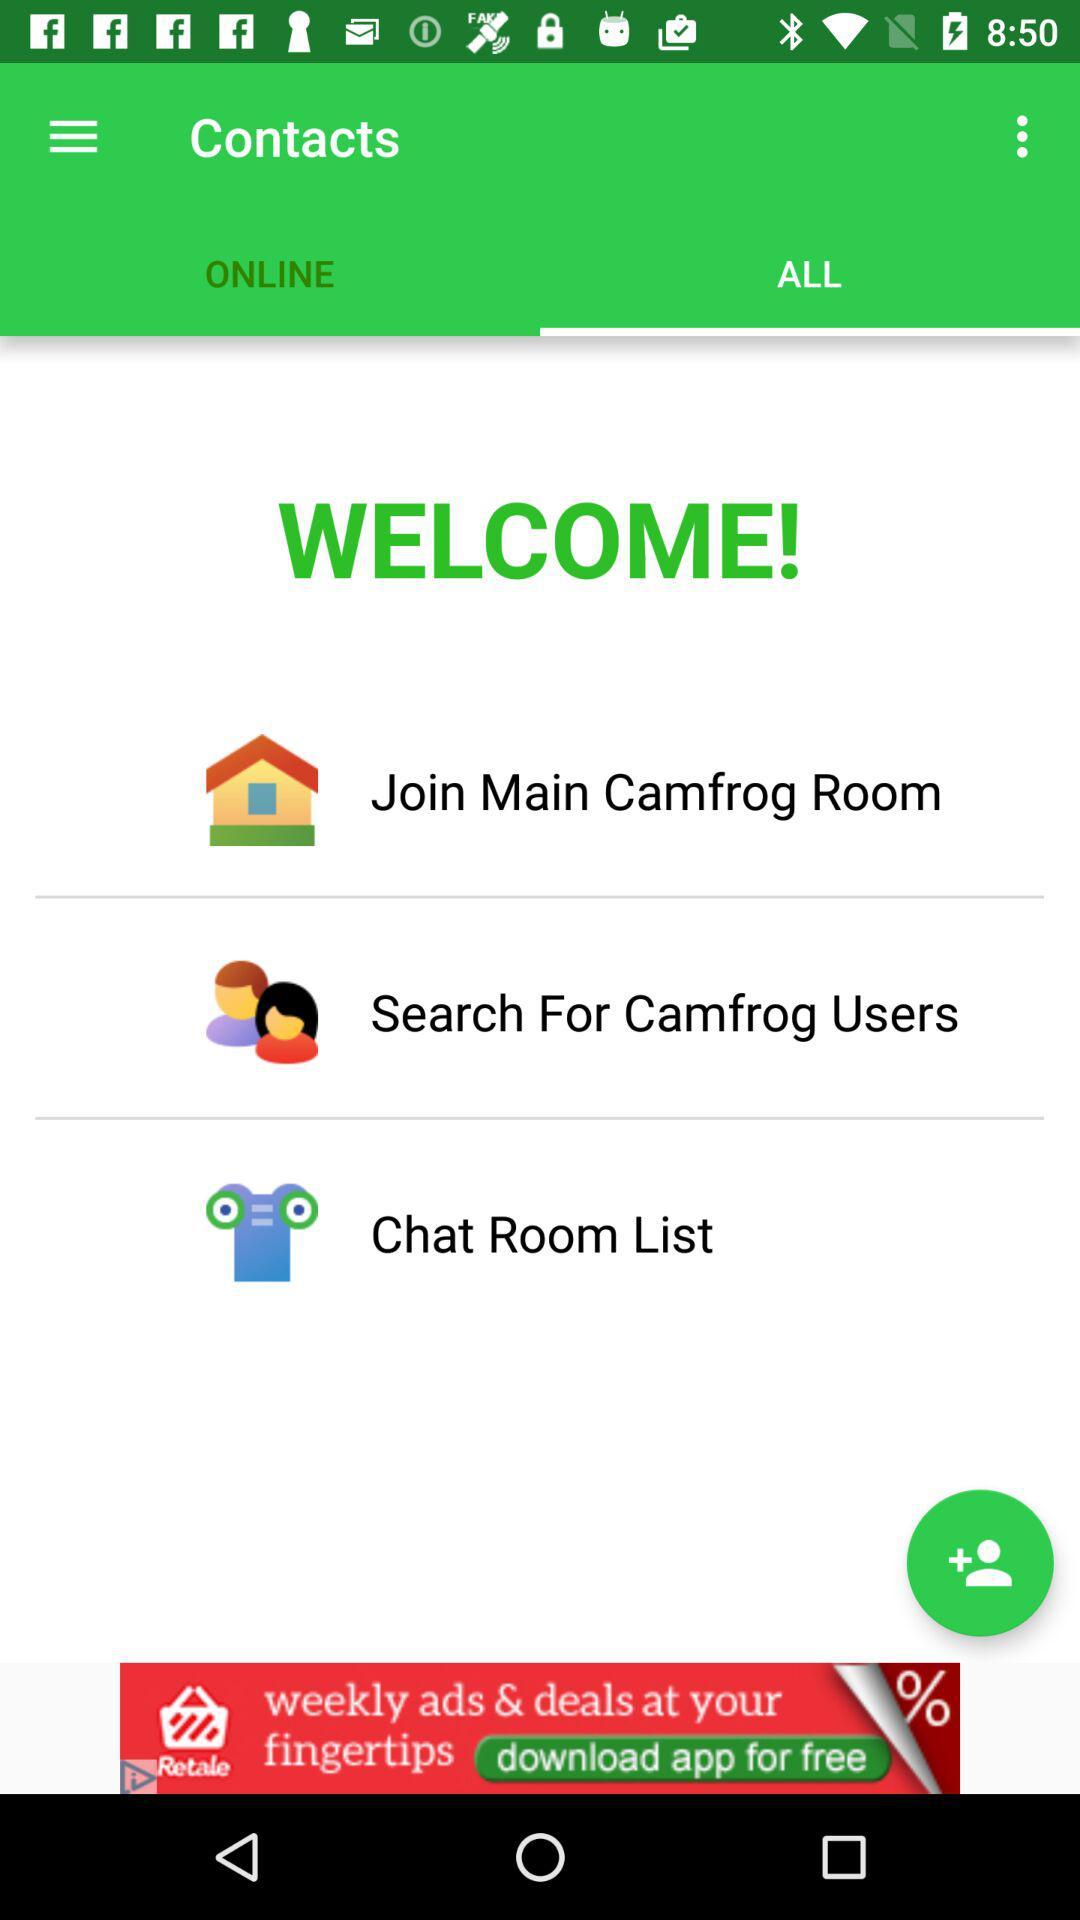  Describe the element at coordinates (540, 1727) in the screenshot. I see `app footer advertisement window` at that location.